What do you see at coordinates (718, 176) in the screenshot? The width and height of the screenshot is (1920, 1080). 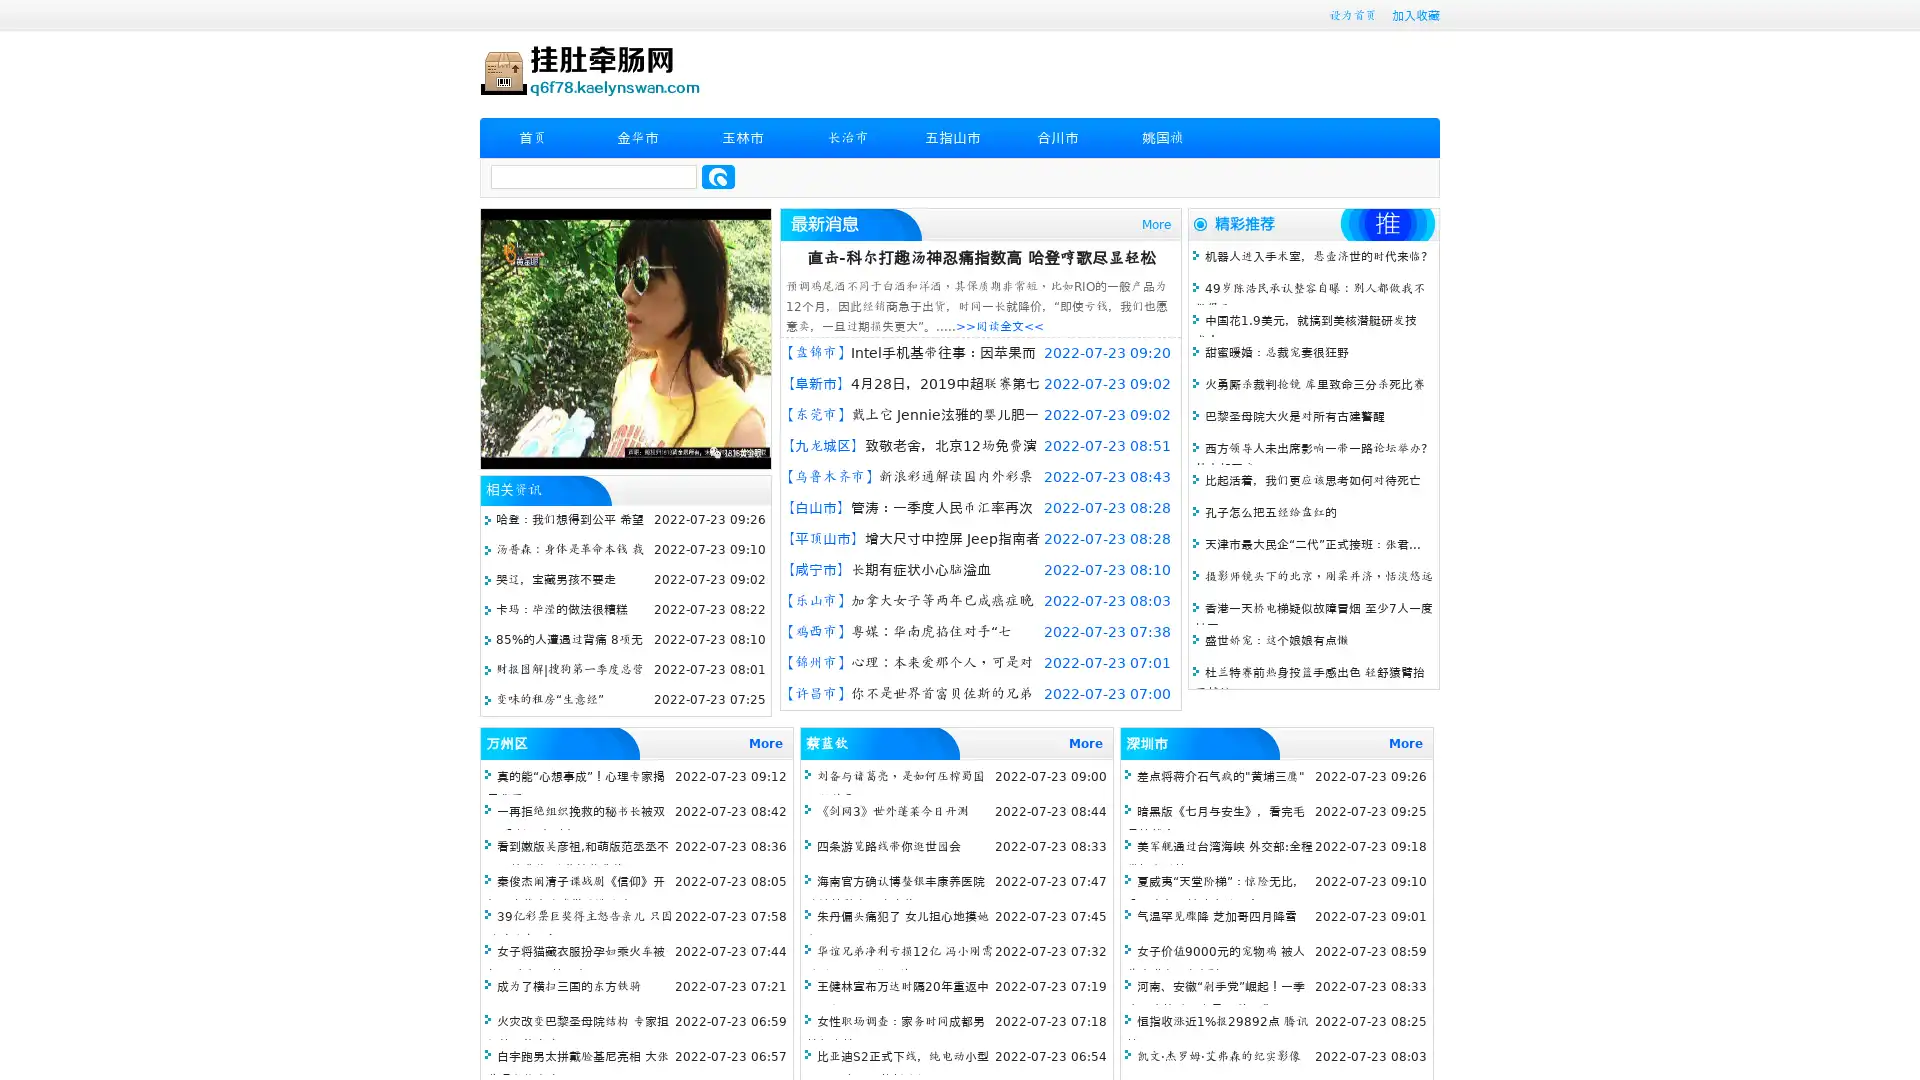 I see `Search` at bounding box center [718, 176].